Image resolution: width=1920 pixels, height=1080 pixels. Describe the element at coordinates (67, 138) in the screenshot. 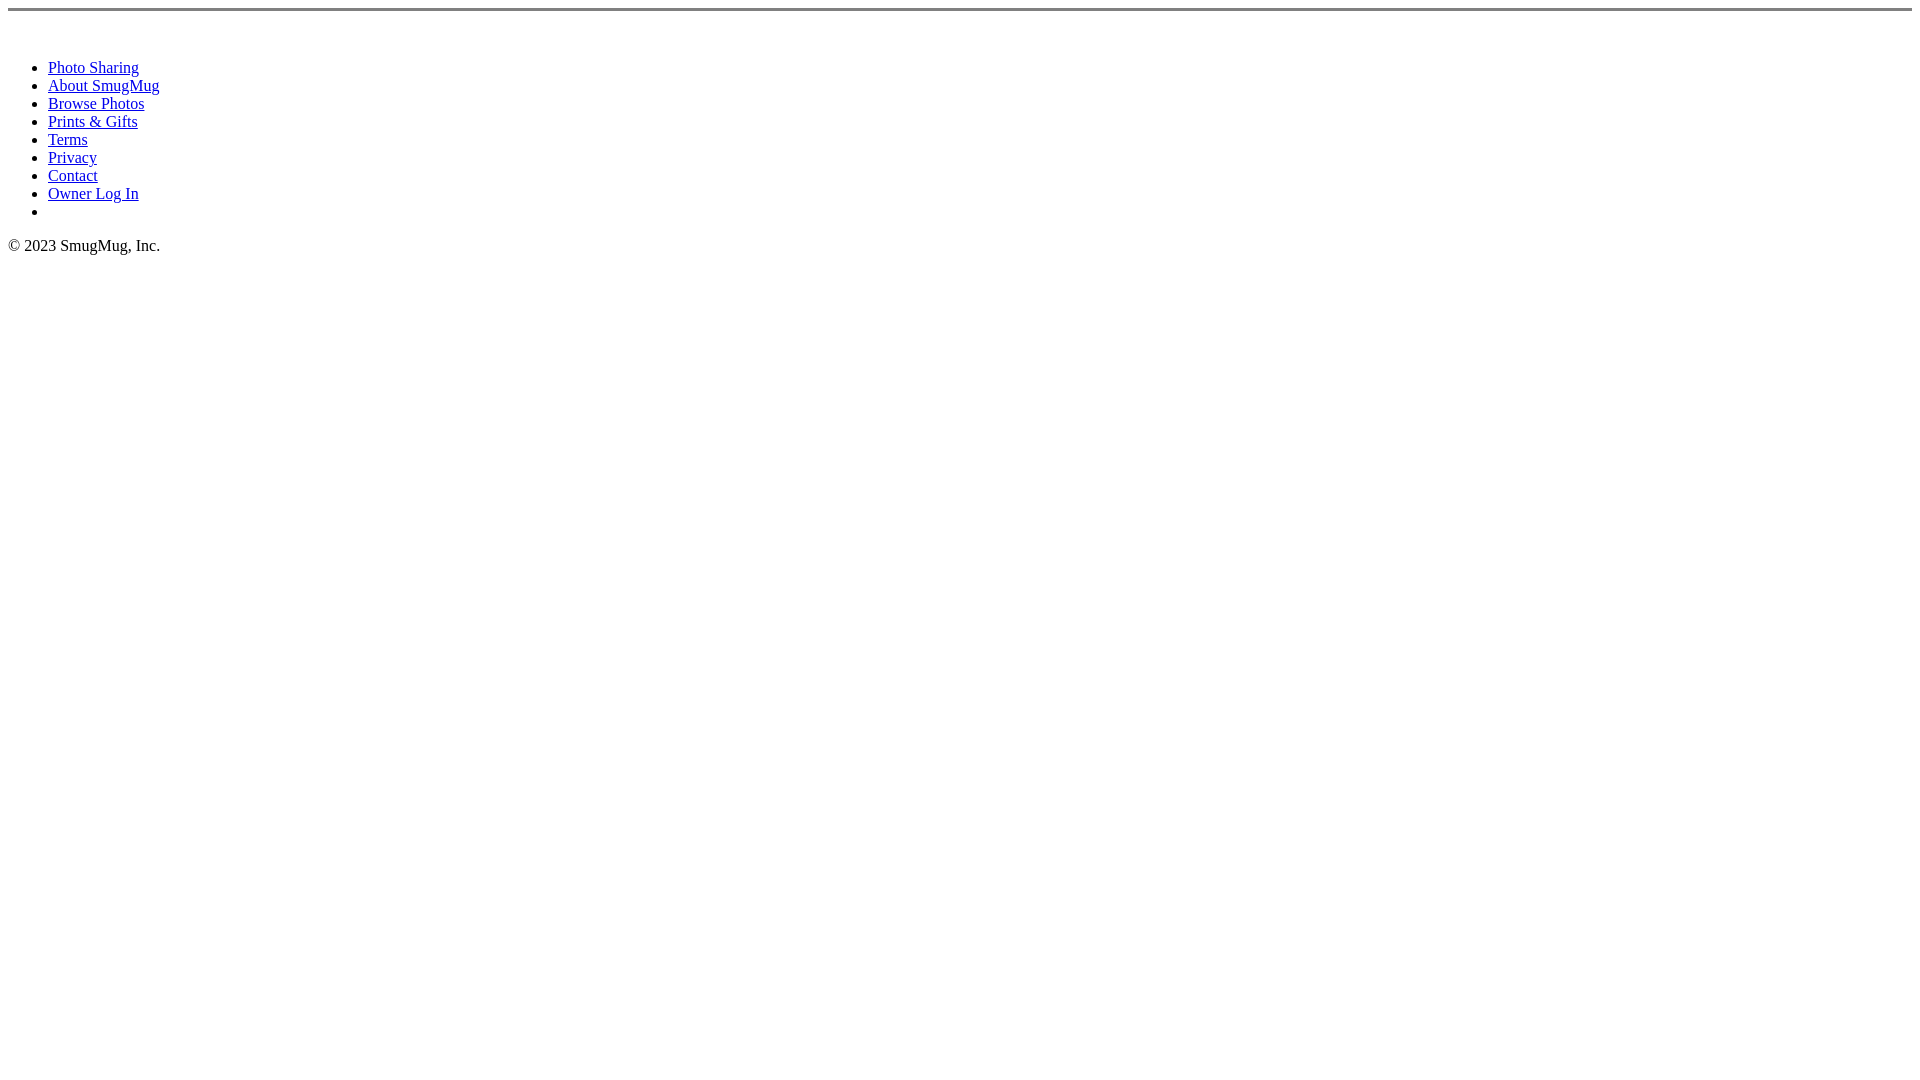

I see `'Terms'` at that location.